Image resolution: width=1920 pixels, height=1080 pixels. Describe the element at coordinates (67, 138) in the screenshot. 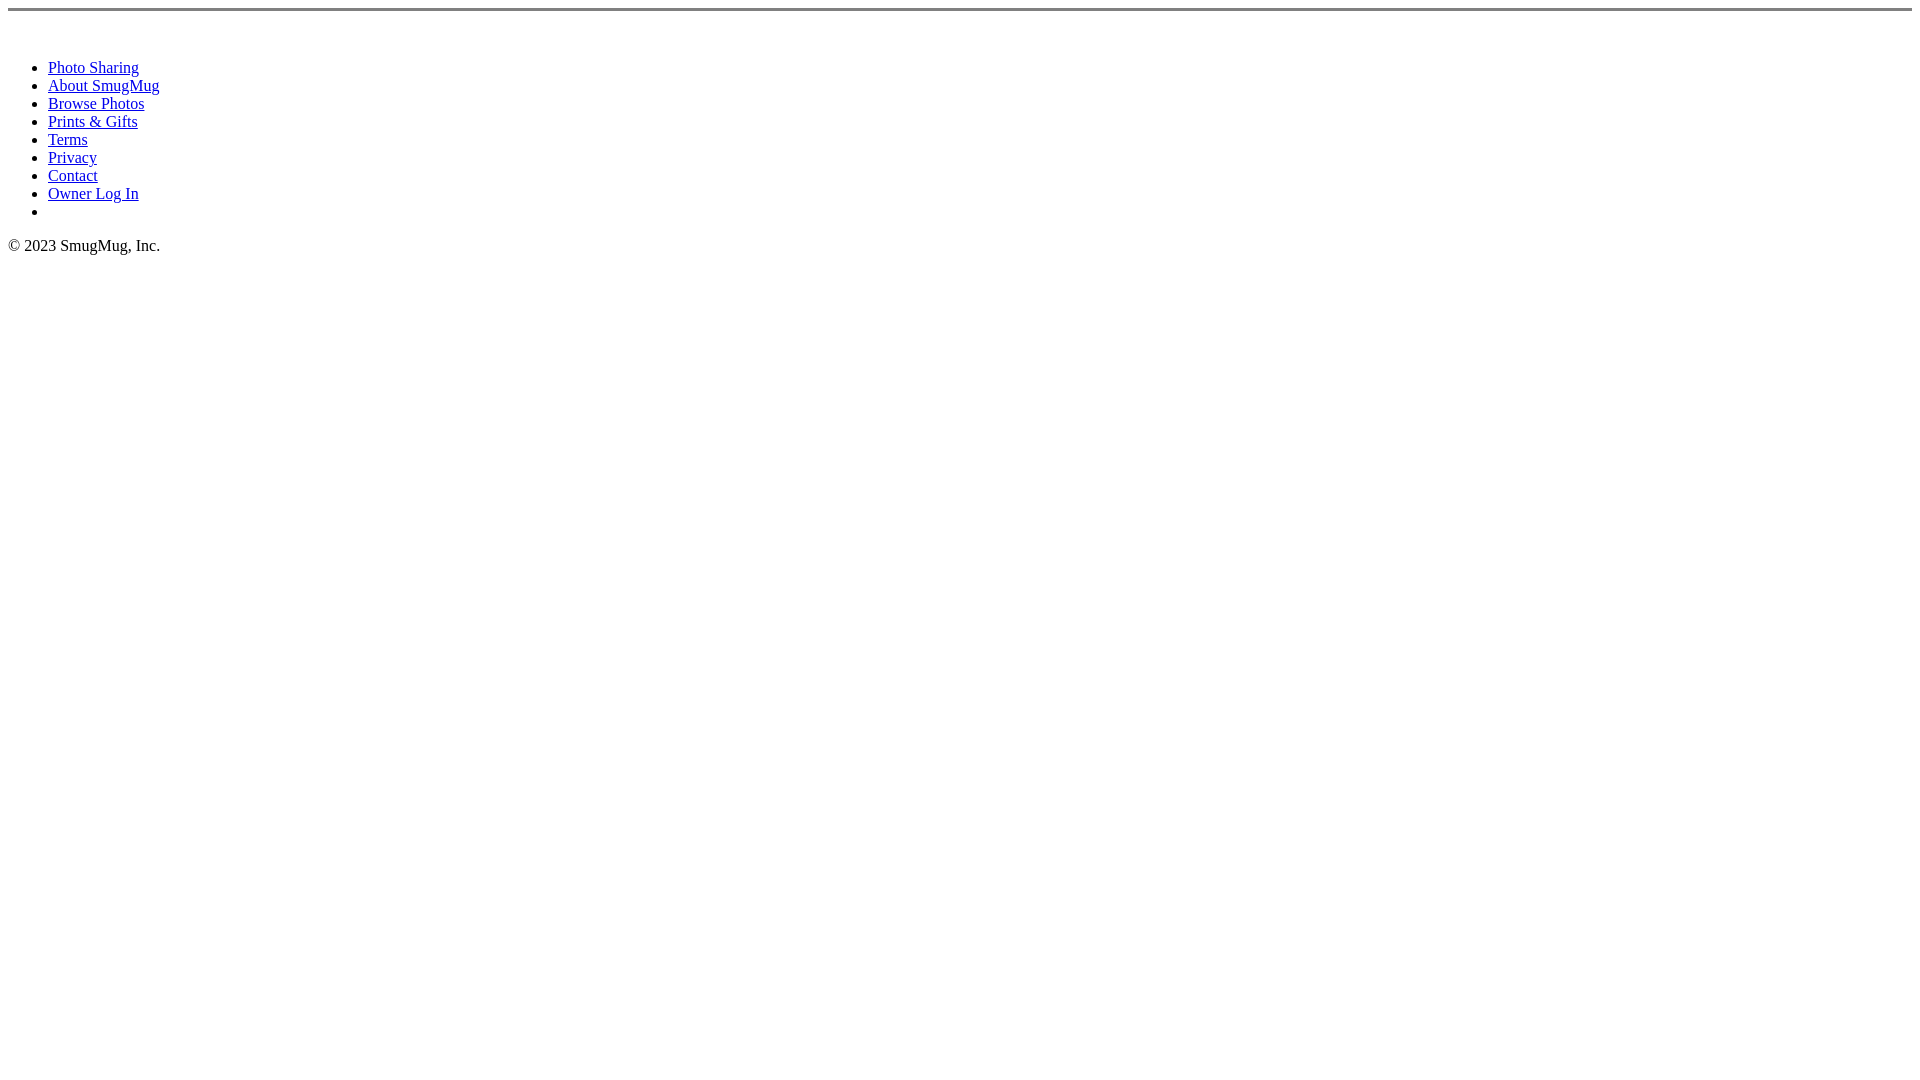

I see `'Terms'` at that location.